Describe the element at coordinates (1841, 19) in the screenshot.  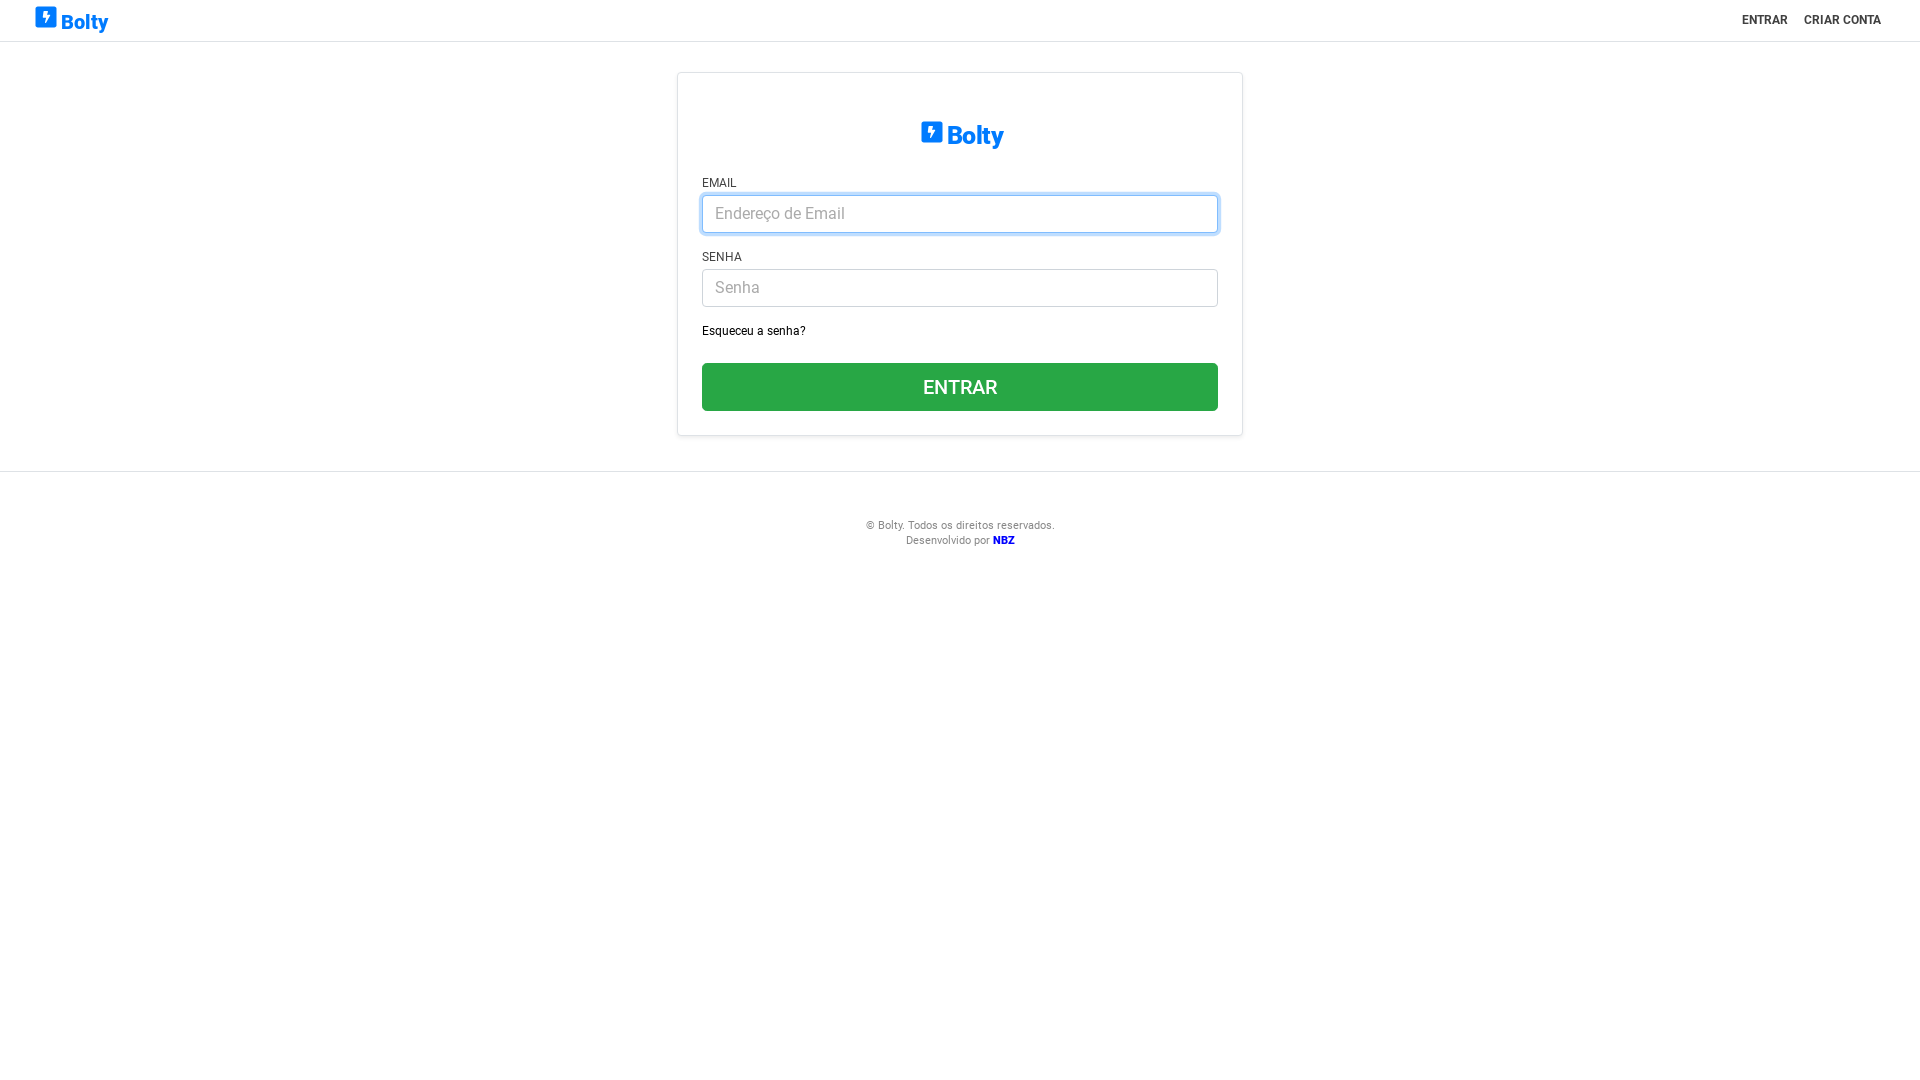
I see `'CRIAR CONTA'` at that location.